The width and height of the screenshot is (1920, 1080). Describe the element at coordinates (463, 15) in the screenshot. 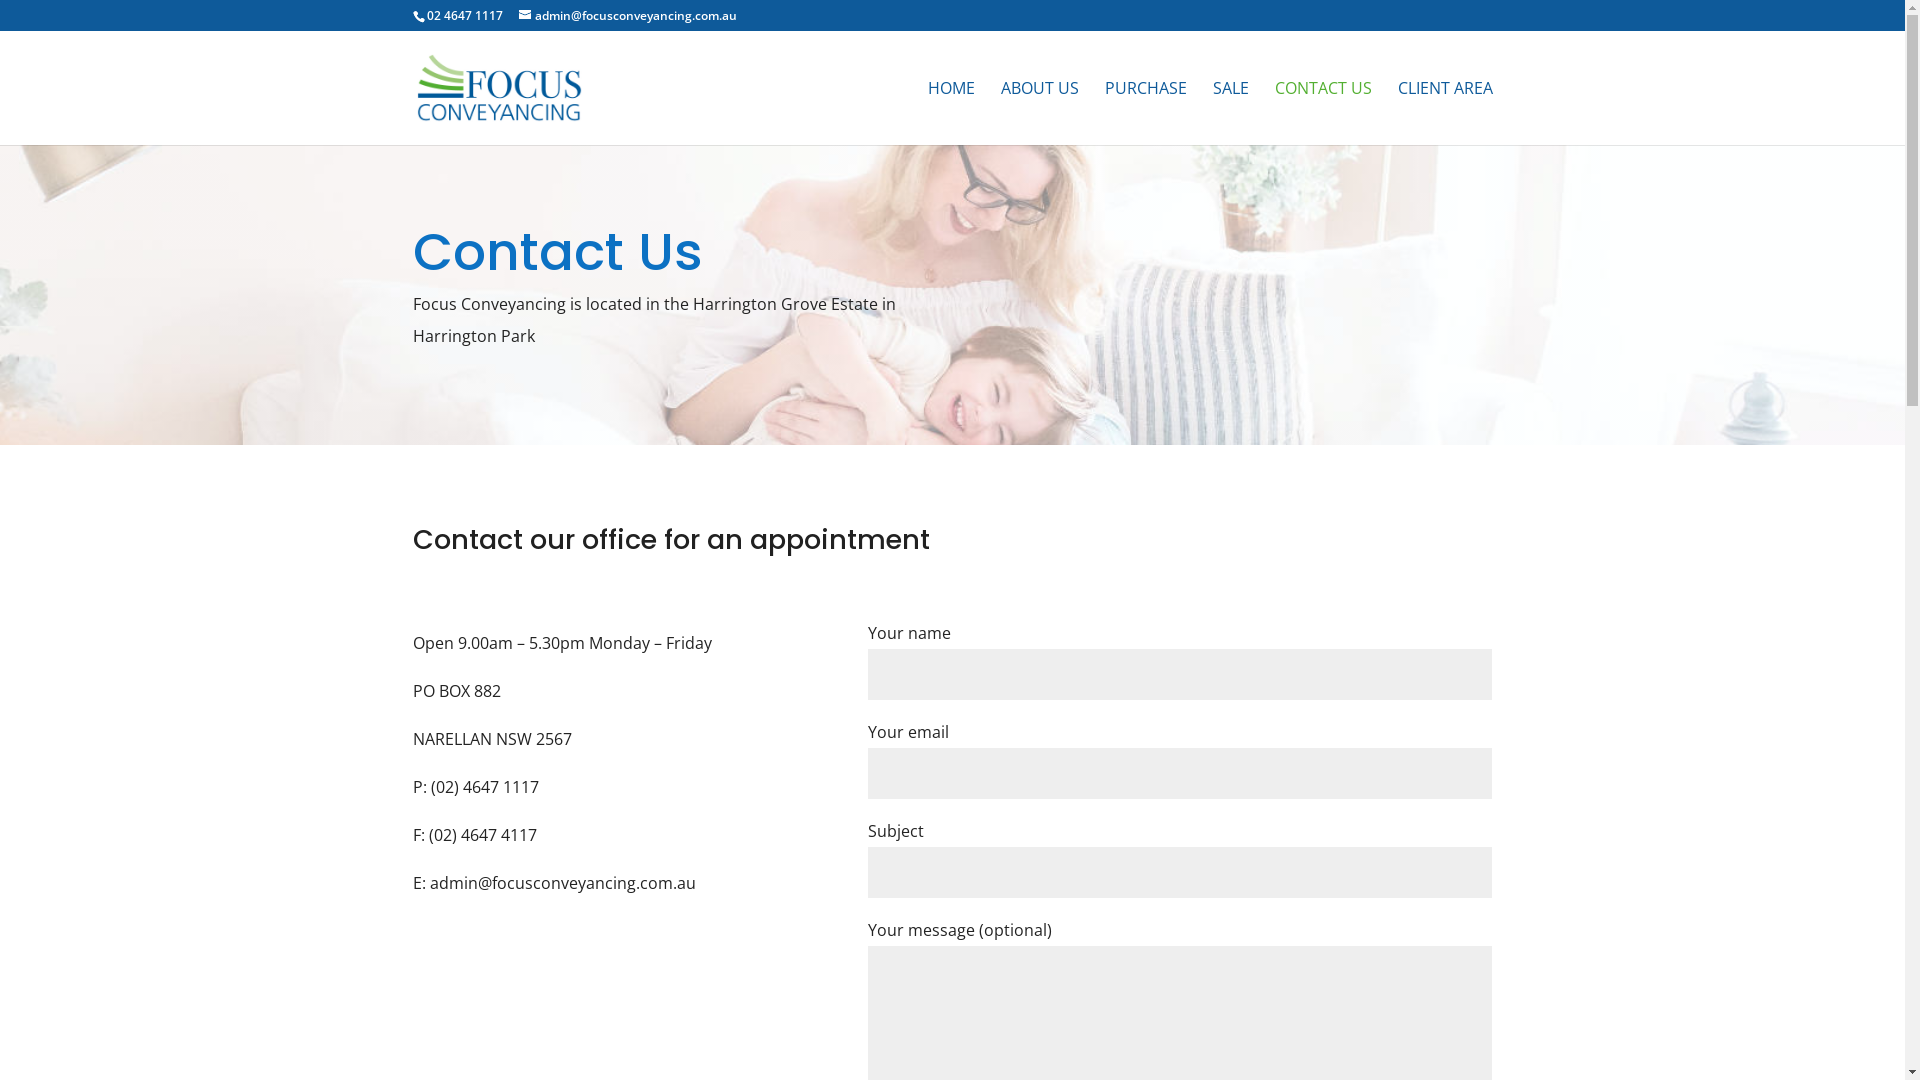

I see `'02 4647 1117'` at that location.